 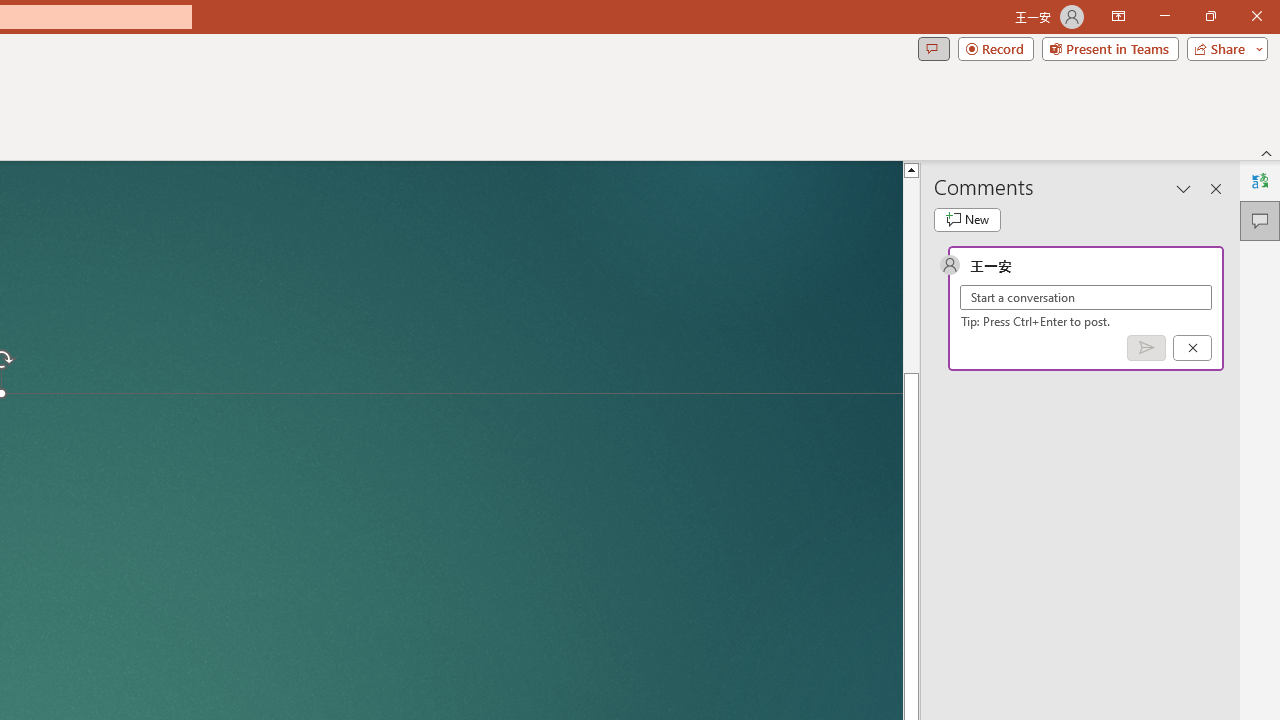 What do you see at coordinates (1172, 32) in the screenshot?
I see `'Restore Down'` at bounding box center [1172, 32].